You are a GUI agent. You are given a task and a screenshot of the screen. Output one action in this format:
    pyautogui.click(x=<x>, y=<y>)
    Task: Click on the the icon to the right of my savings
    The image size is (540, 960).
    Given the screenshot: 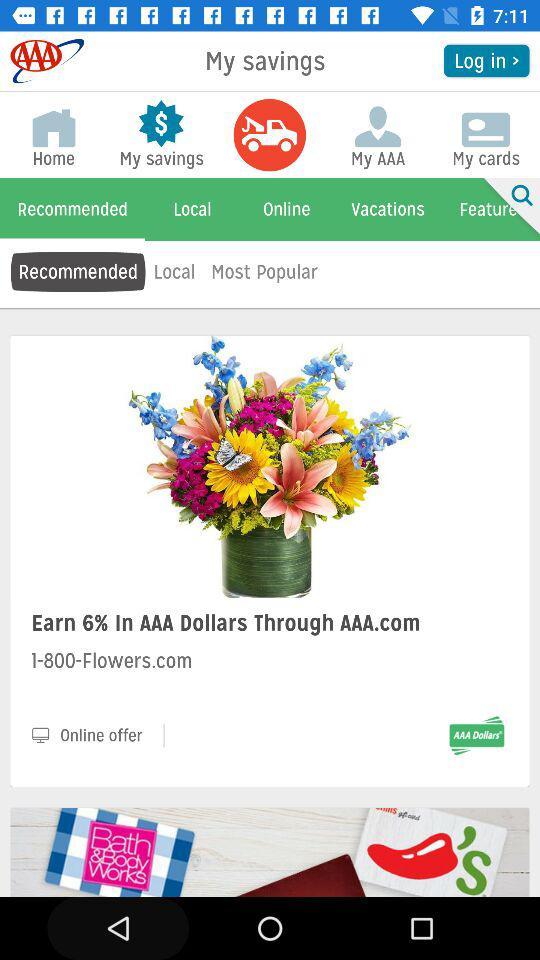 What is the action you would take?
    pyautogui.click(x=485, y=59)
    